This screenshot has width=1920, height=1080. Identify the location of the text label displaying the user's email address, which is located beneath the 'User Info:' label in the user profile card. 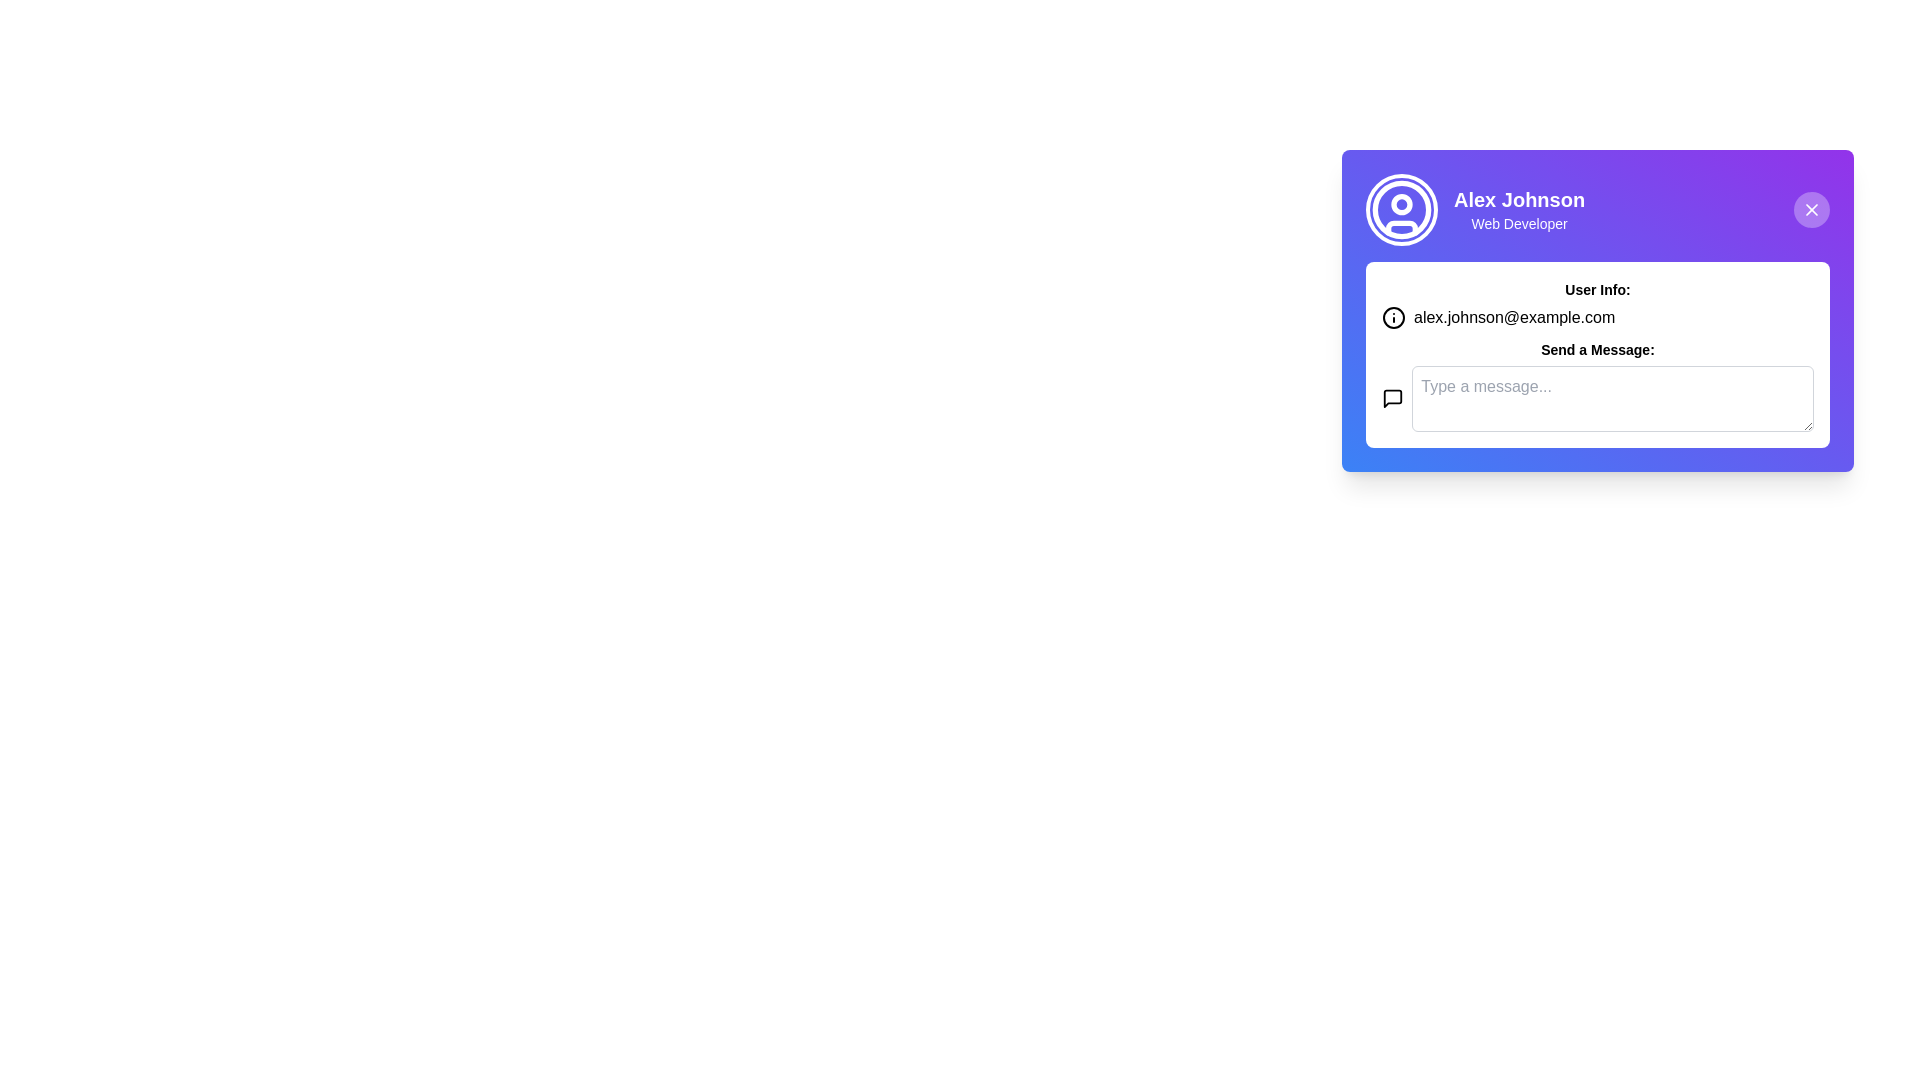
(1597, 316).